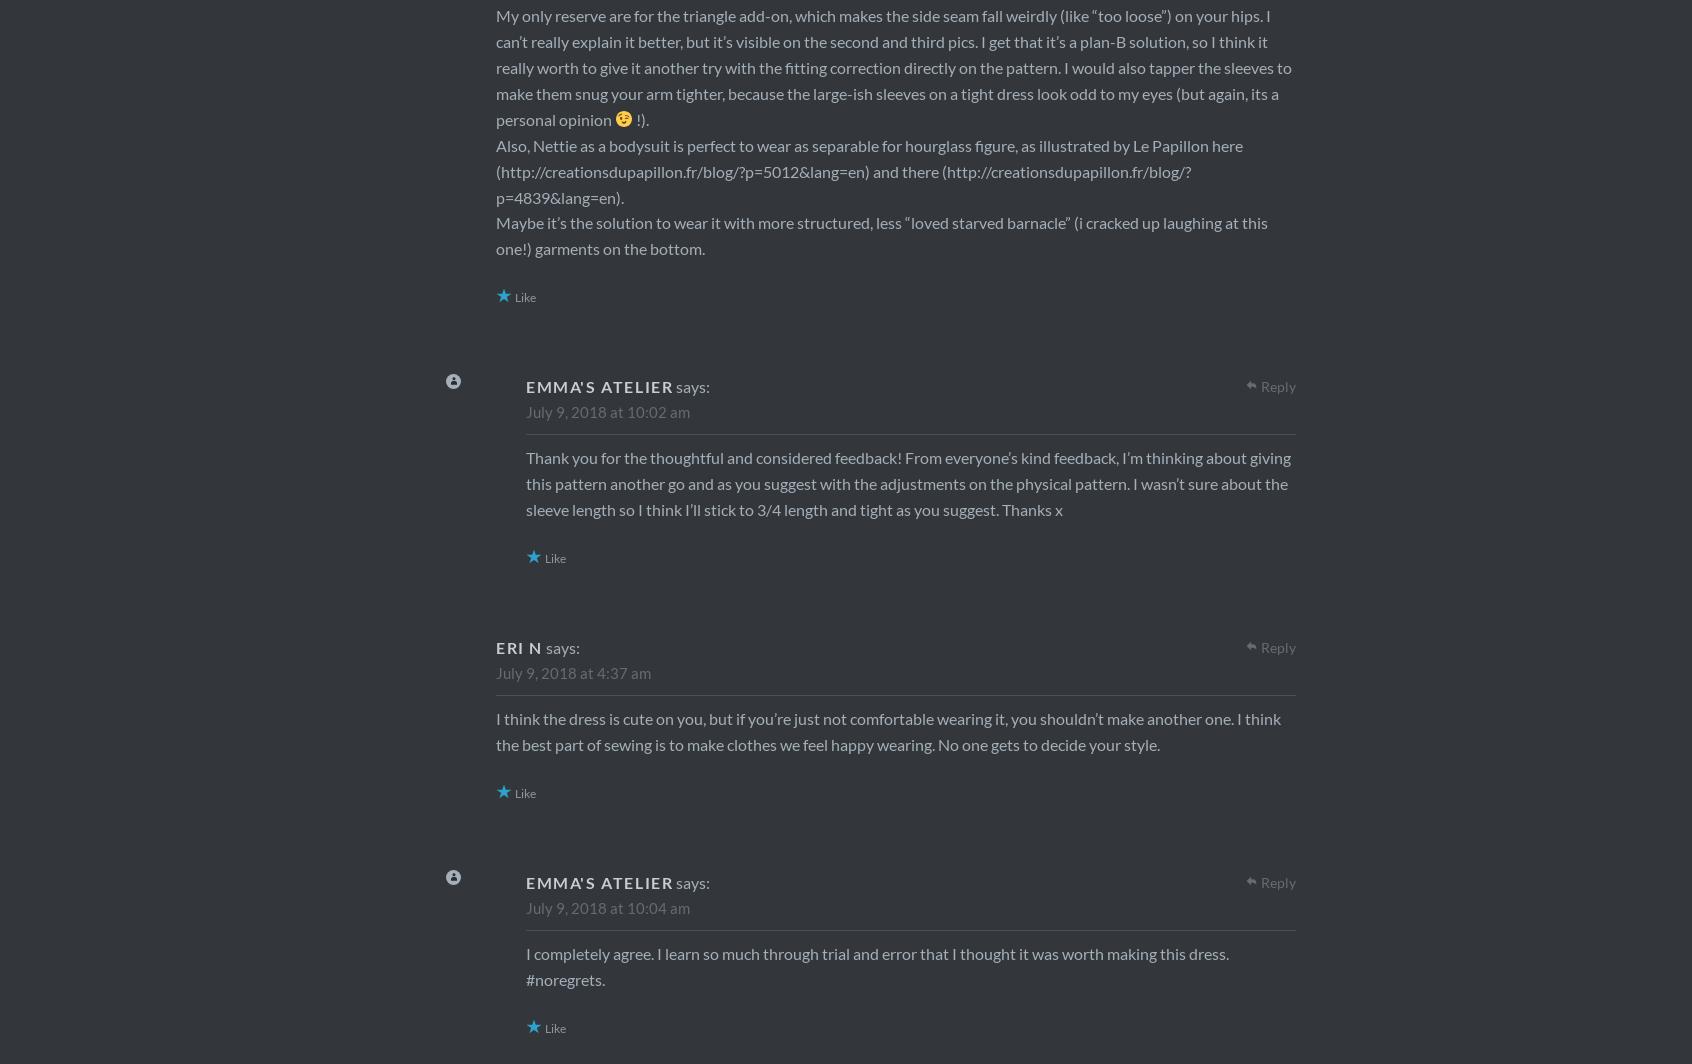  I want to click on 'July 9, 2018 at 10:02 am', so click(606, 411).